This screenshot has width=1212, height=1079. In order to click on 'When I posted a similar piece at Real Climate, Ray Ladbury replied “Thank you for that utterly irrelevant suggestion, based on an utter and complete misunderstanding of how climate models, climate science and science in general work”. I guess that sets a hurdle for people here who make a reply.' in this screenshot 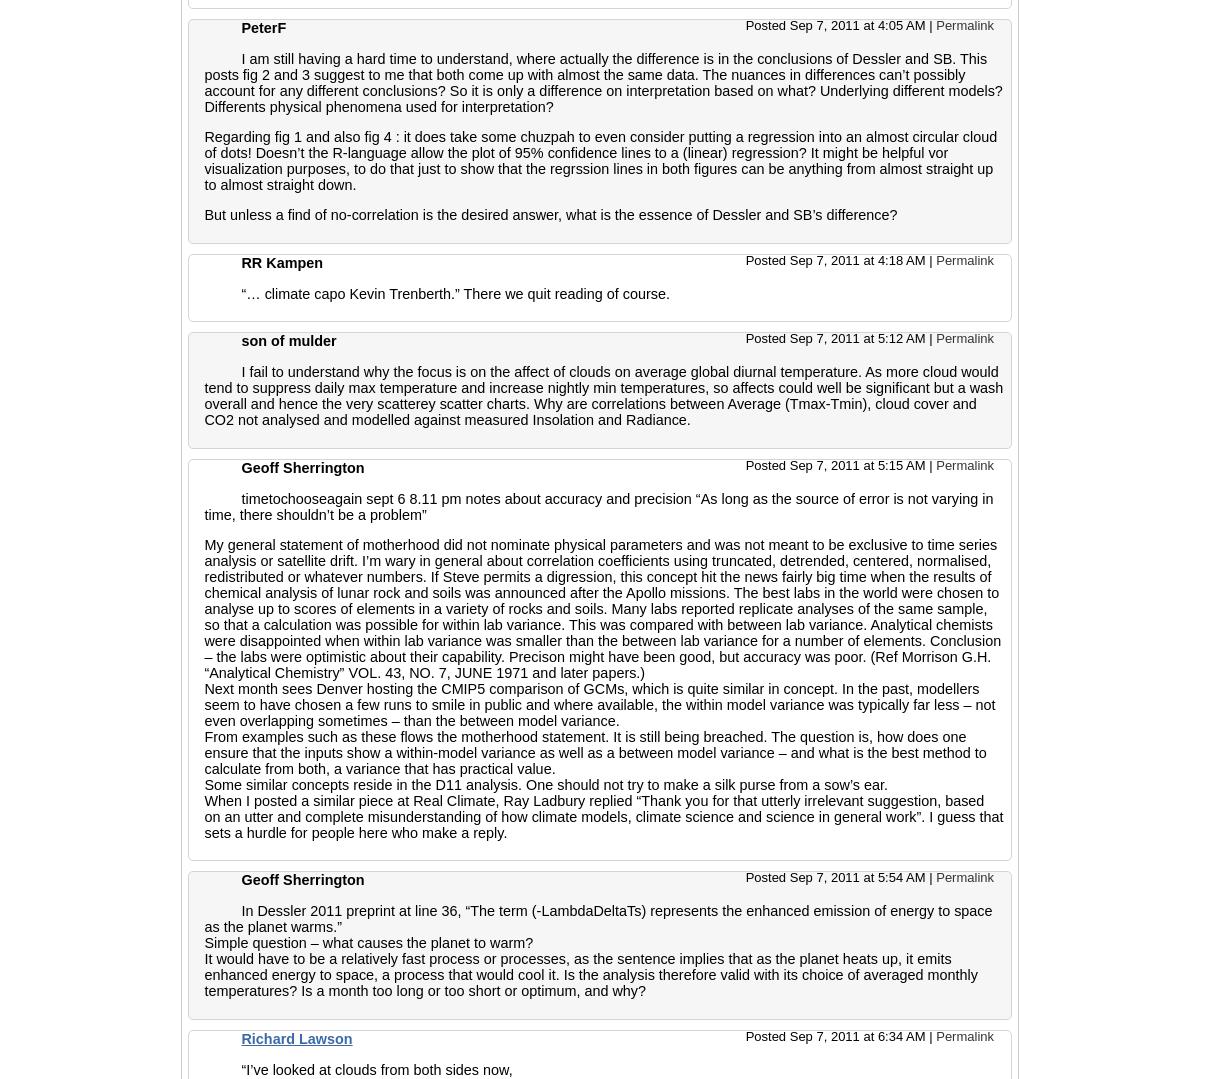, I will do `click(603, 815)`.